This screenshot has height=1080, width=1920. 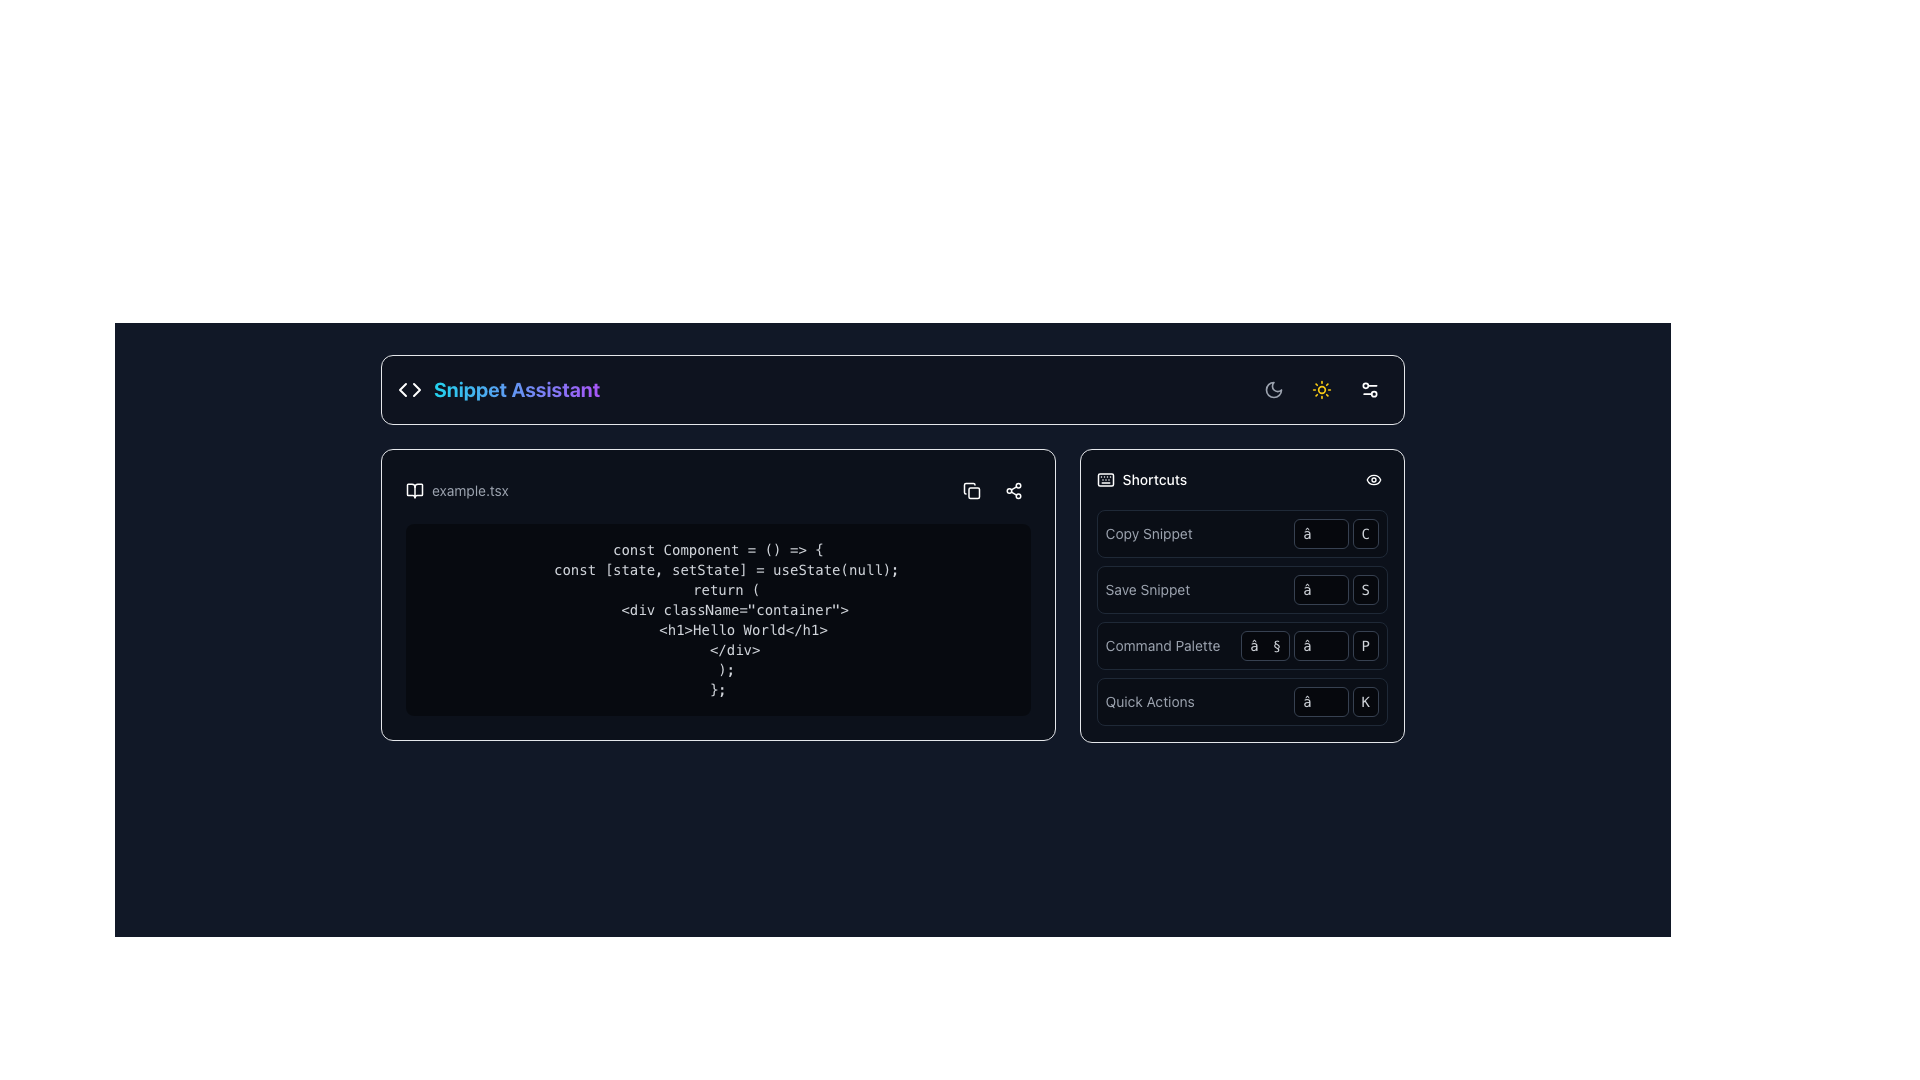 I want to click on the icon representing a code snippet feature located to the left of the 'Snippet Assistant' title in the header section, so click(x=408, y=389).